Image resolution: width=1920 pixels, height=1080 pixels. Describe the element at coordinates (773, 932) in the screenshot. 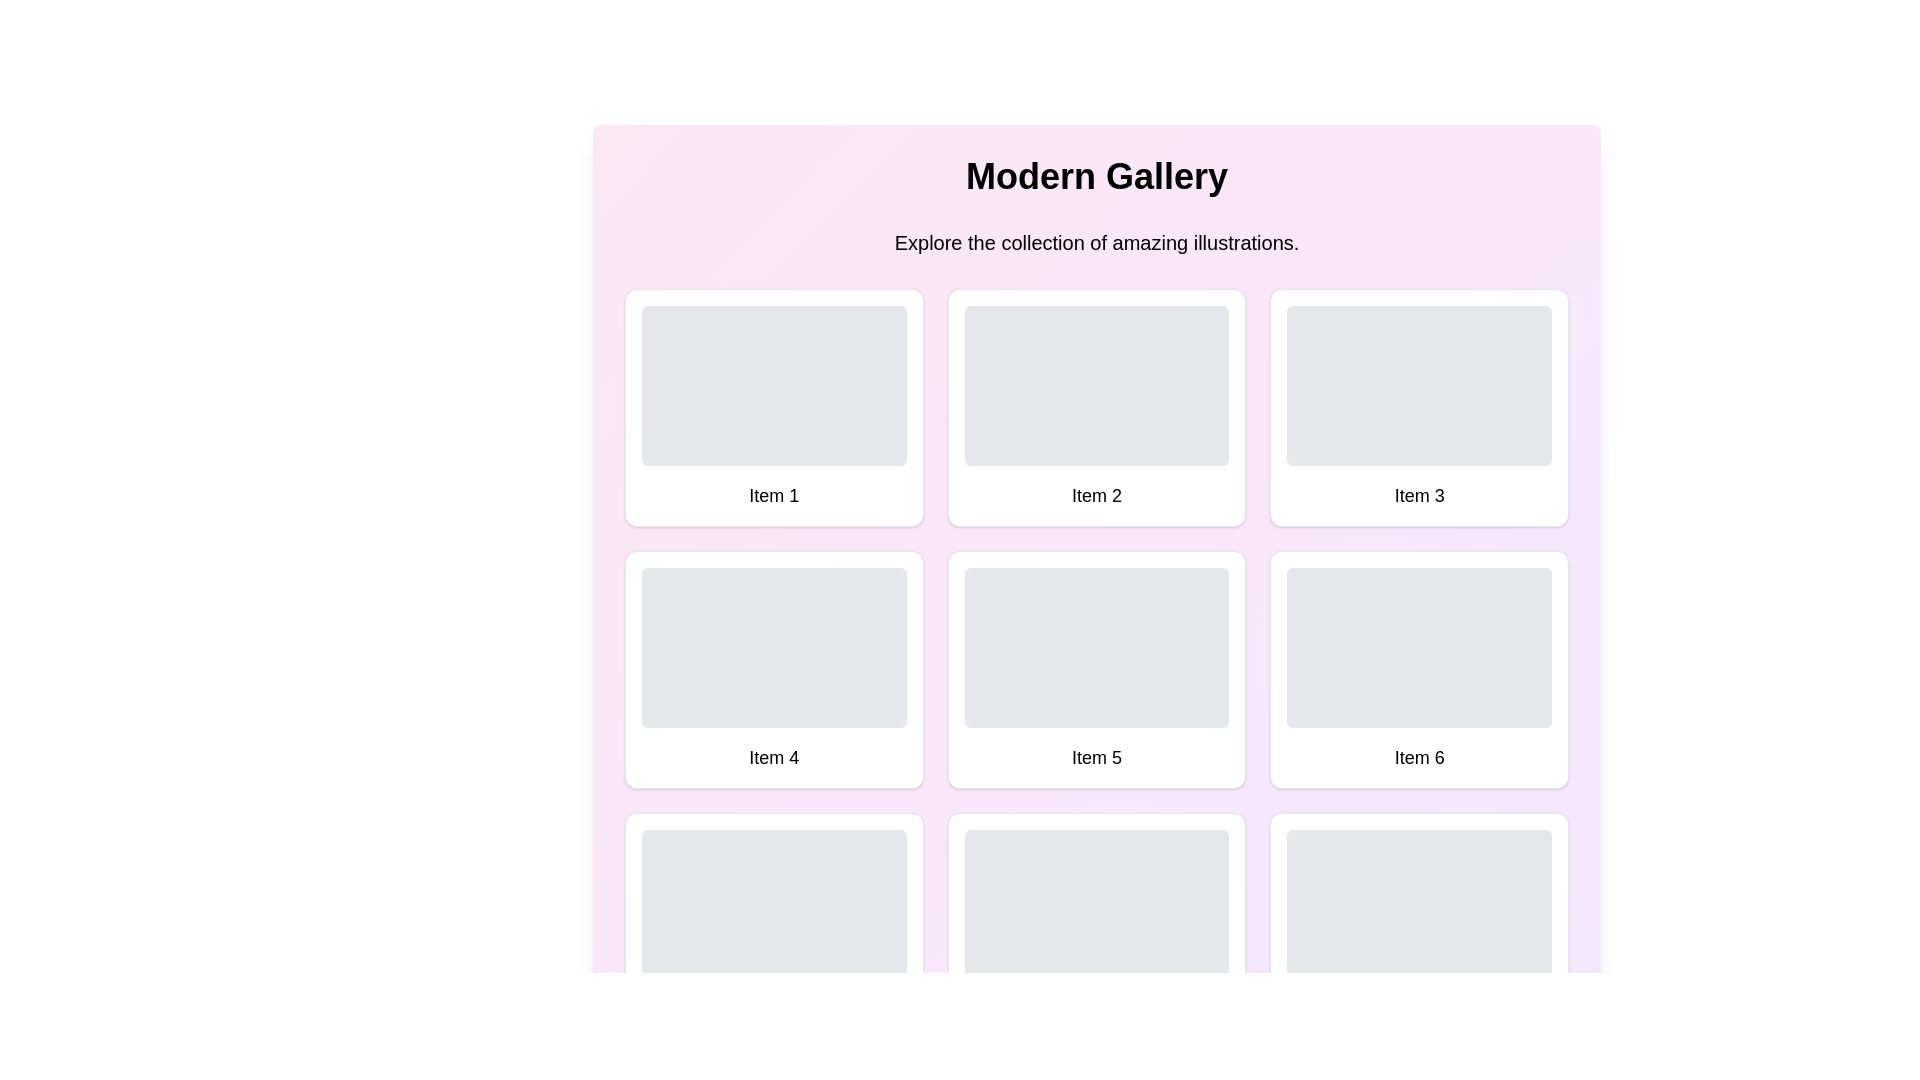

I see `the Card element labeled 'Item 7' which is located in the third row and first column of the grid layout in the 'Modern Gallery' section` at that location.